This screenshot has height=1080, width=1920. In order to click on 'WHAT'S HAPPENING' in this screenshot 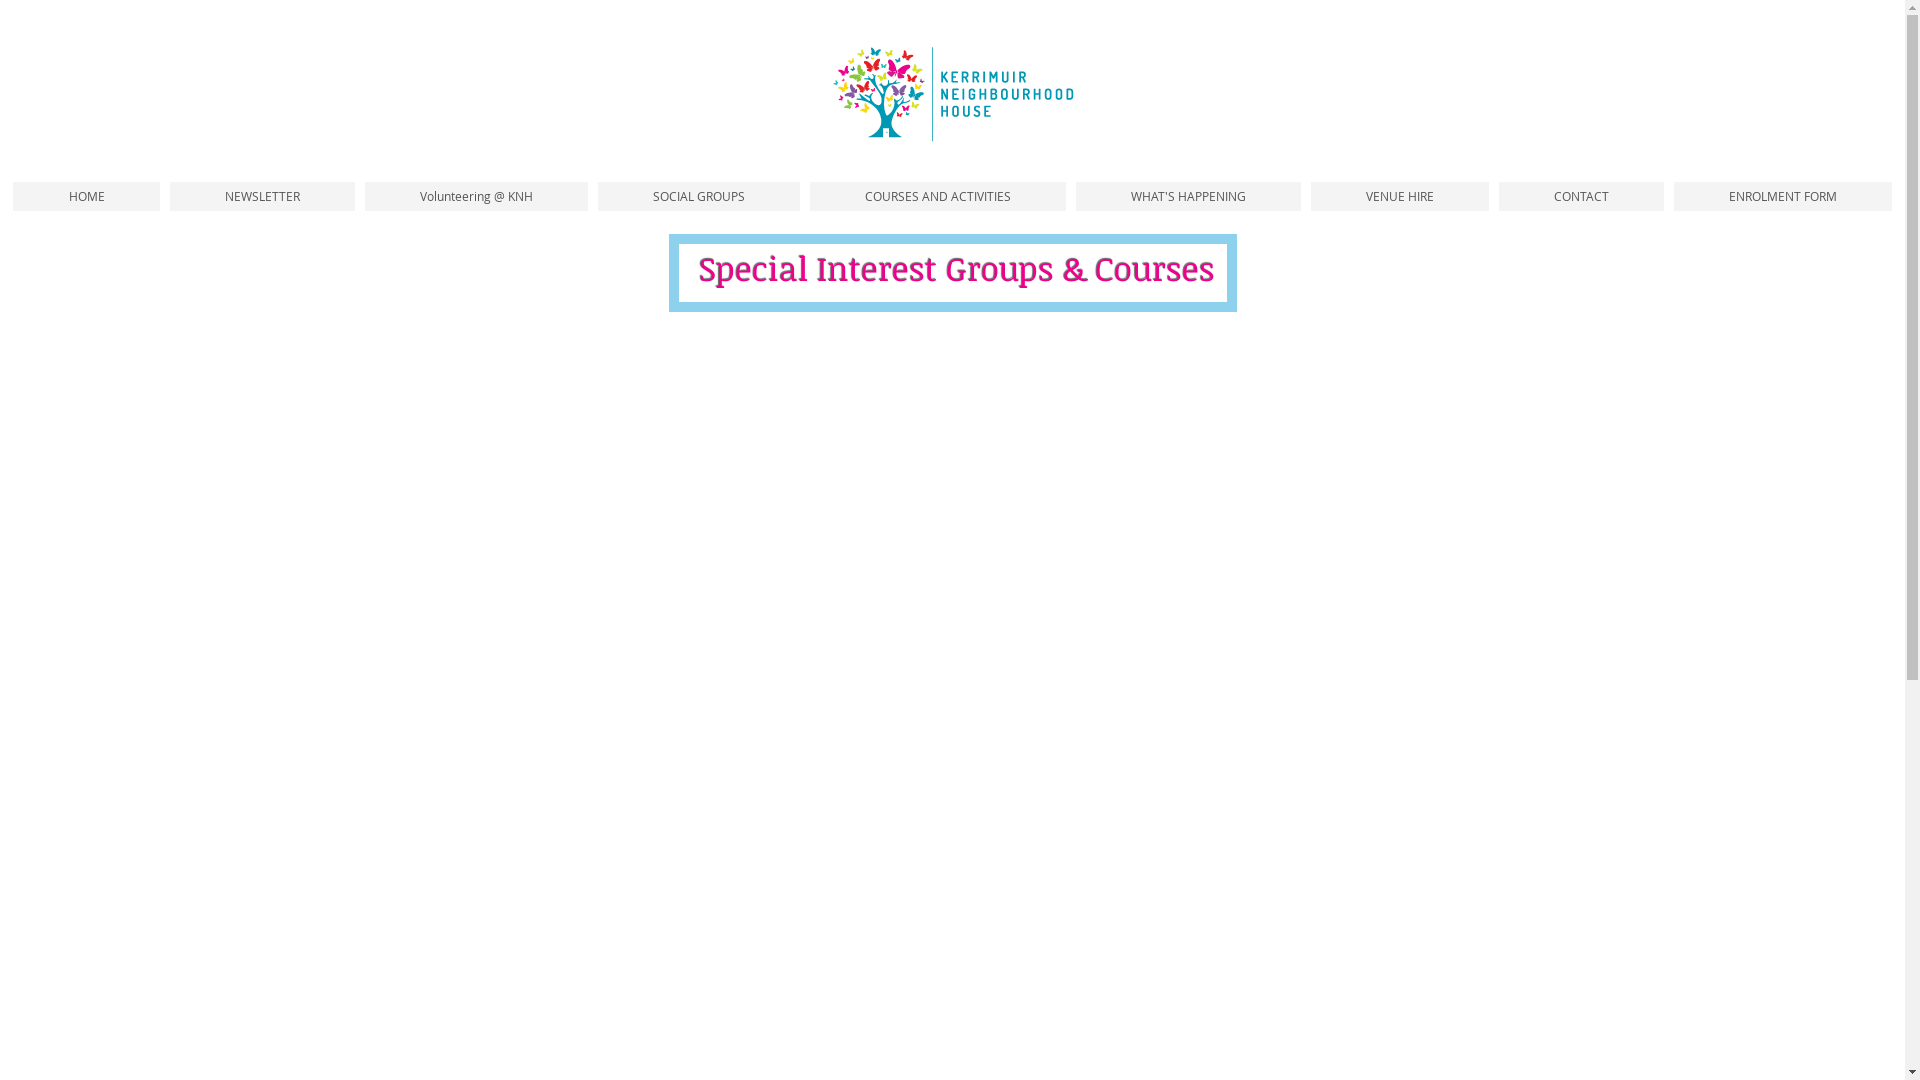, I will do `click(1188, 196)`.